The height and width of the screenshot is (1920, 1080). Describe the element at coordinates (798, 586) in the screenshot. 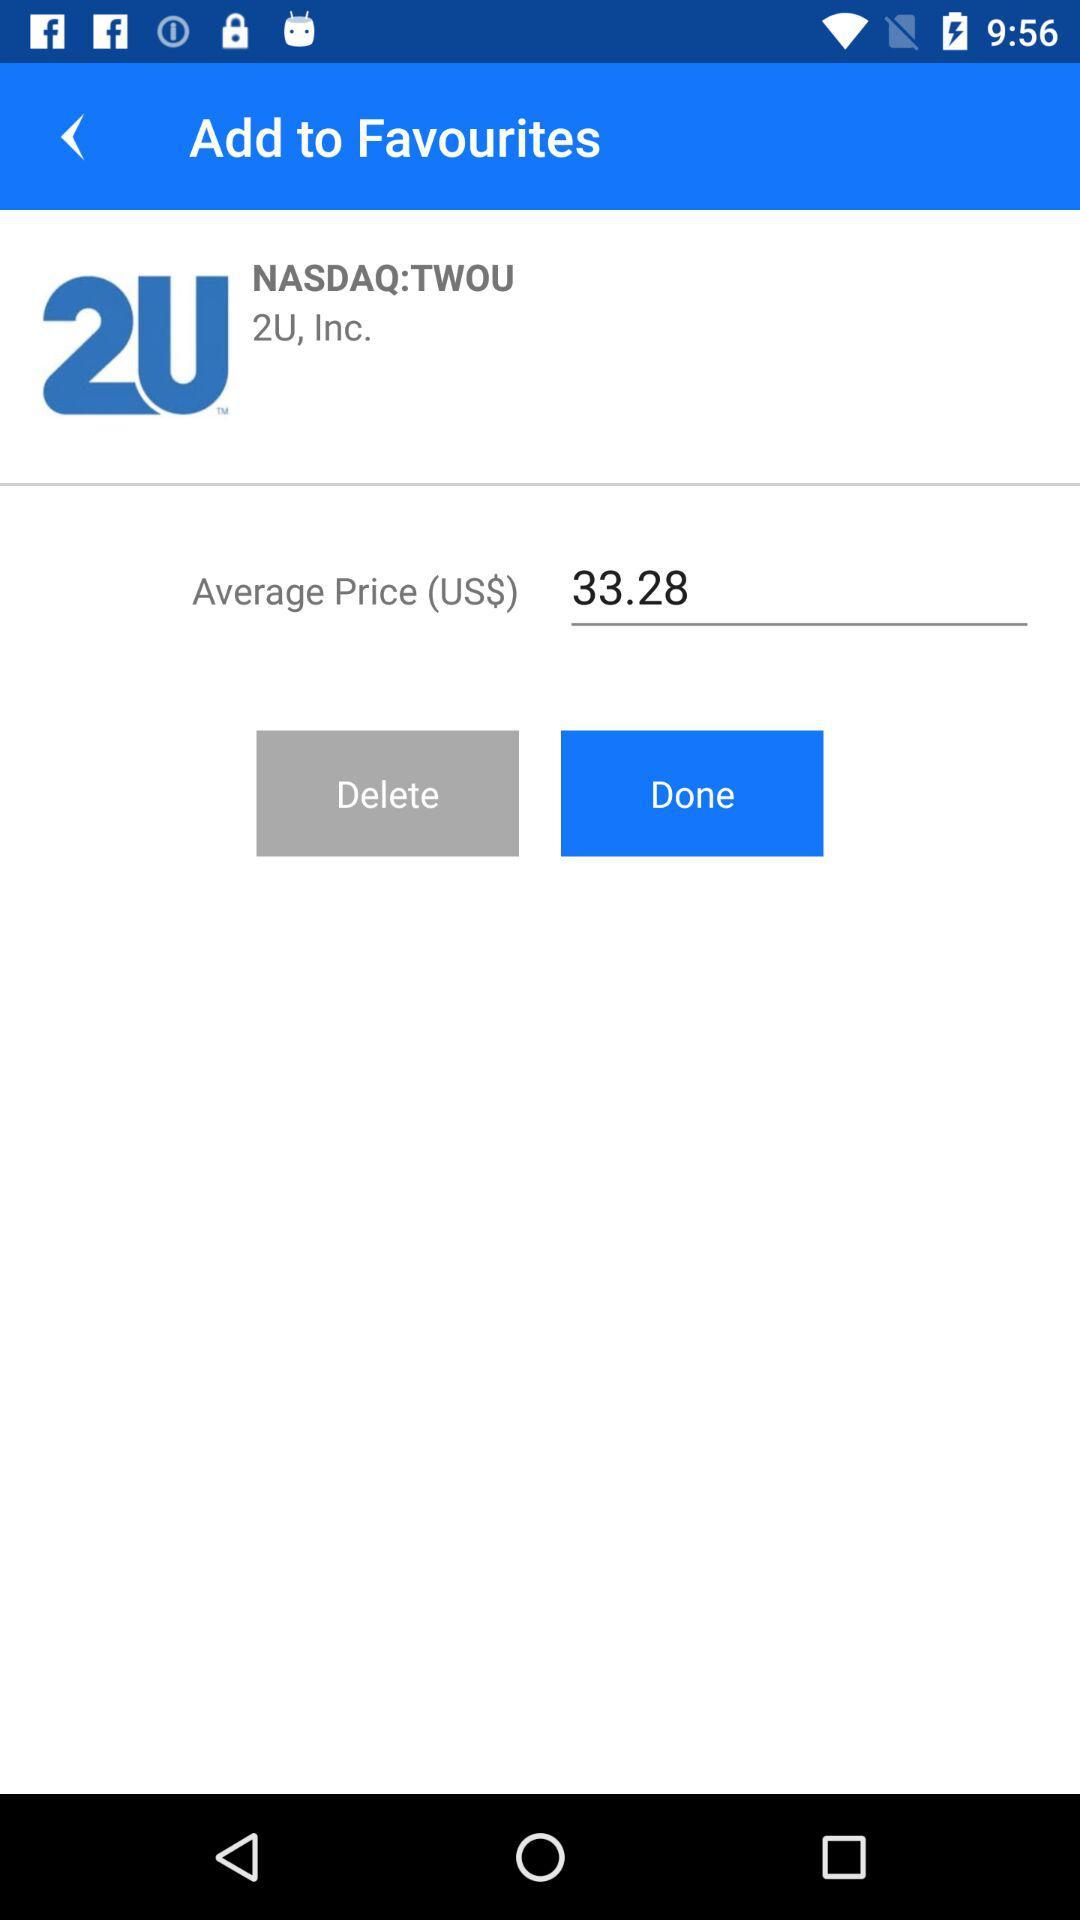

I see `the icon to the right of the average price (us$) item` at that location.